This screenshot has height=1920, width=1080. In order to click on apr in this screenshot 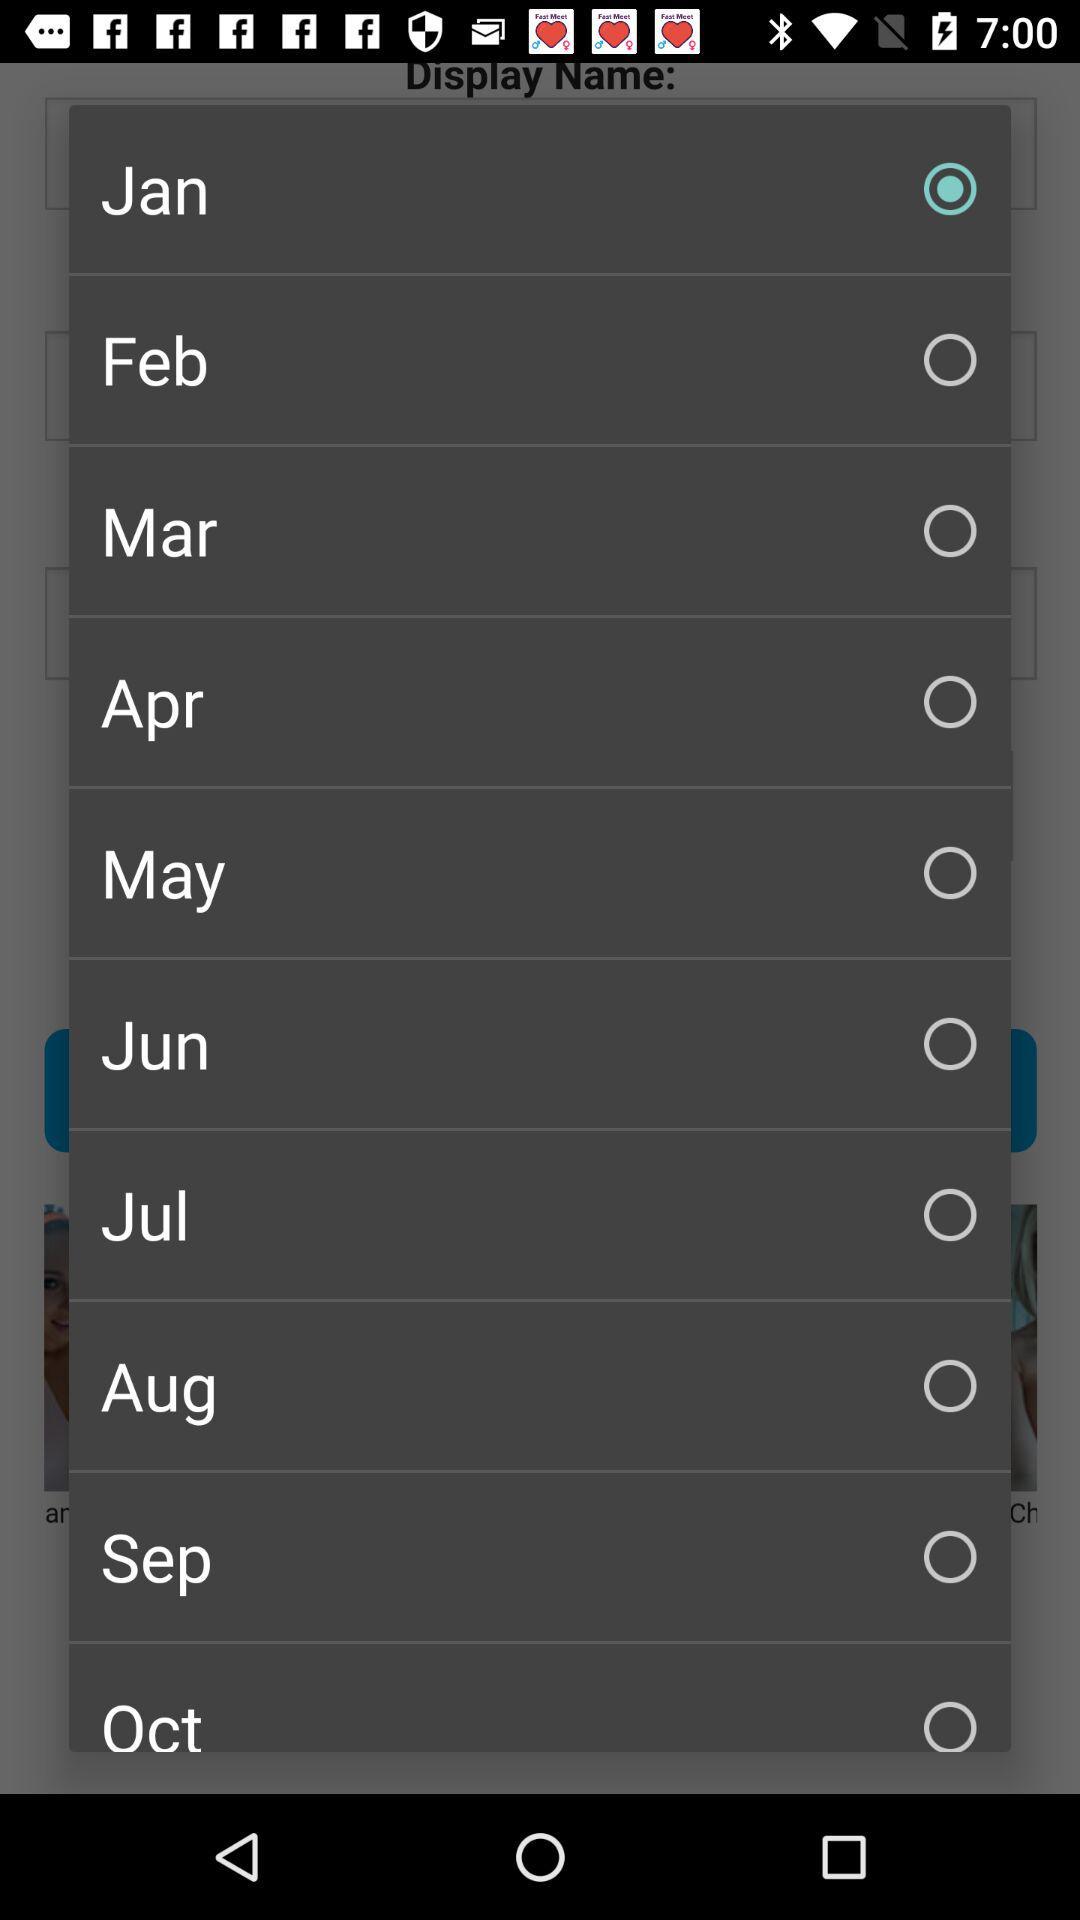, I will do `click(540, 701)`.